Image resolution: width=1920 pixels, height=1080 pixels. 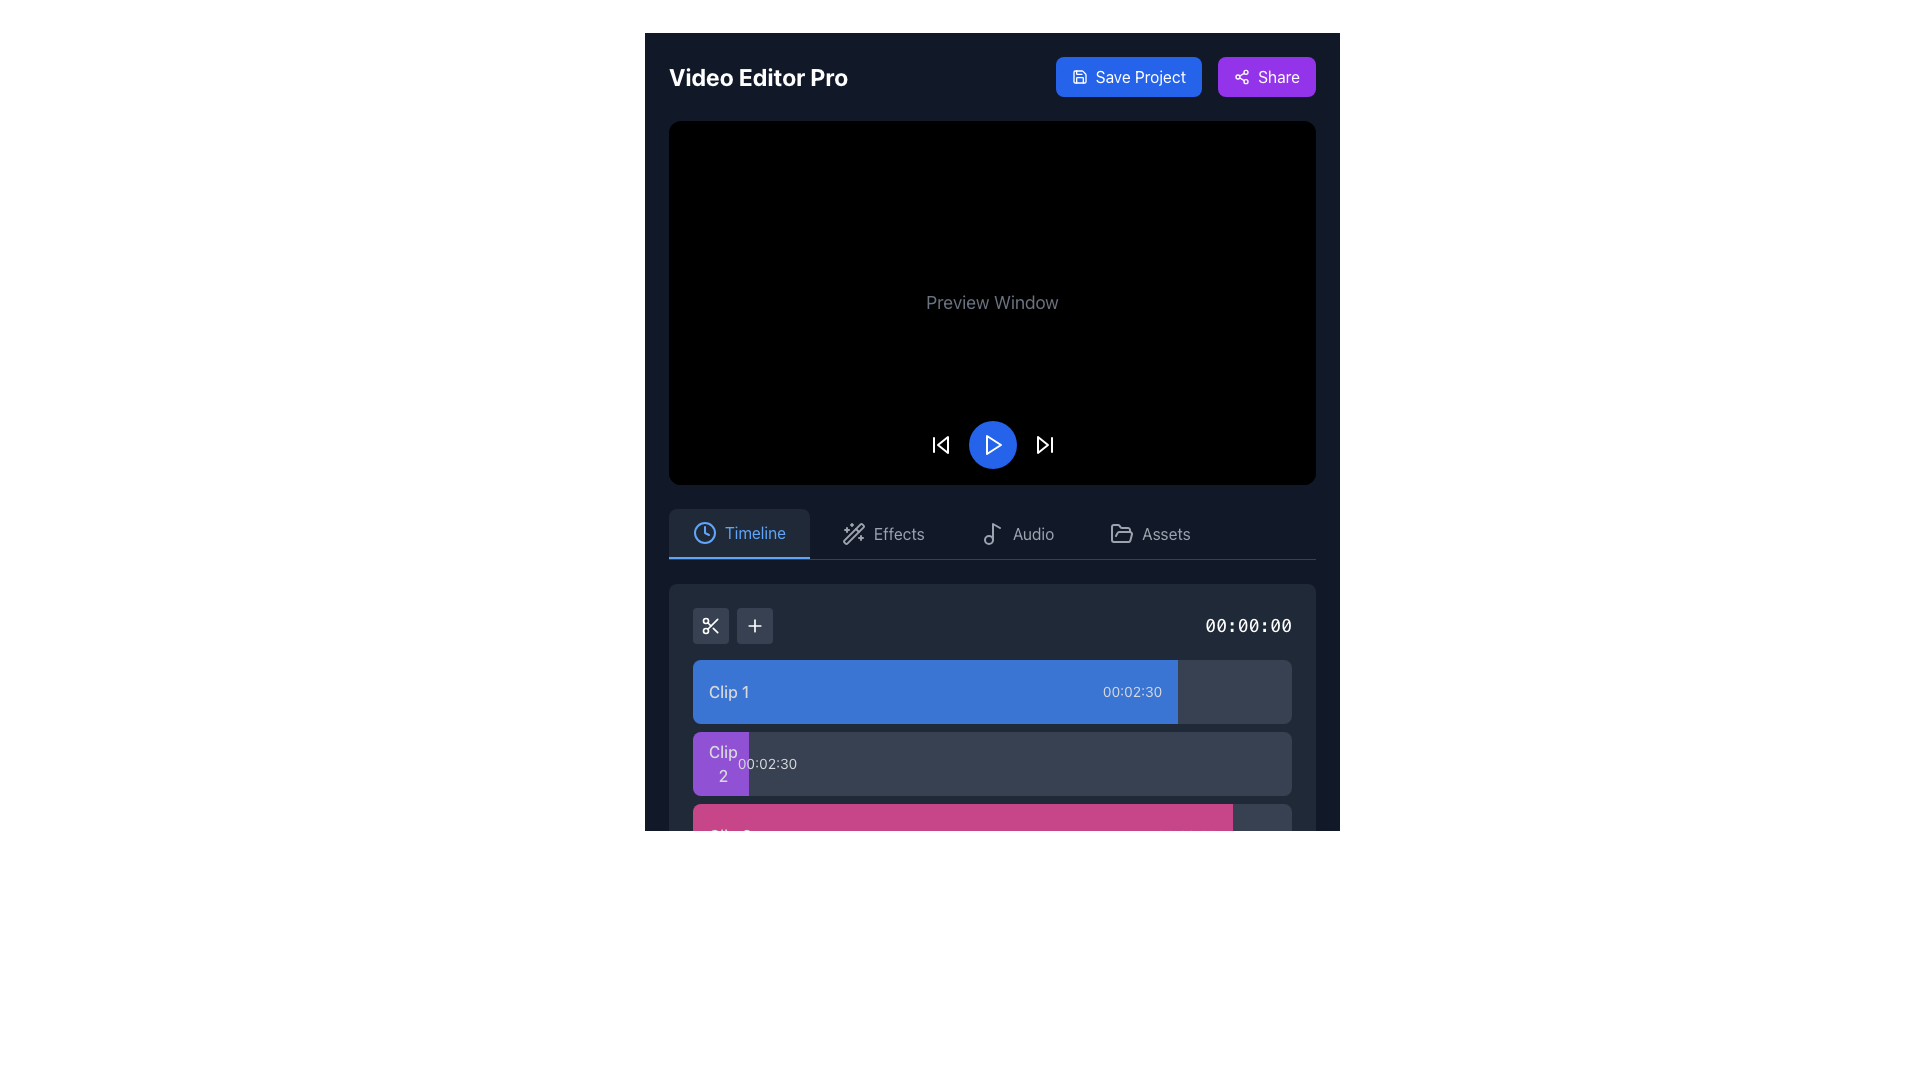 What do you see at coordinates (992, 302) in the screenshot?
I see `the 'Preview Window' area, which is a rectangular section with a black background and rounded corners, displaying the text 'Preview Window' in gray, along with media control buttons below it` at bounding box center [992, 302].